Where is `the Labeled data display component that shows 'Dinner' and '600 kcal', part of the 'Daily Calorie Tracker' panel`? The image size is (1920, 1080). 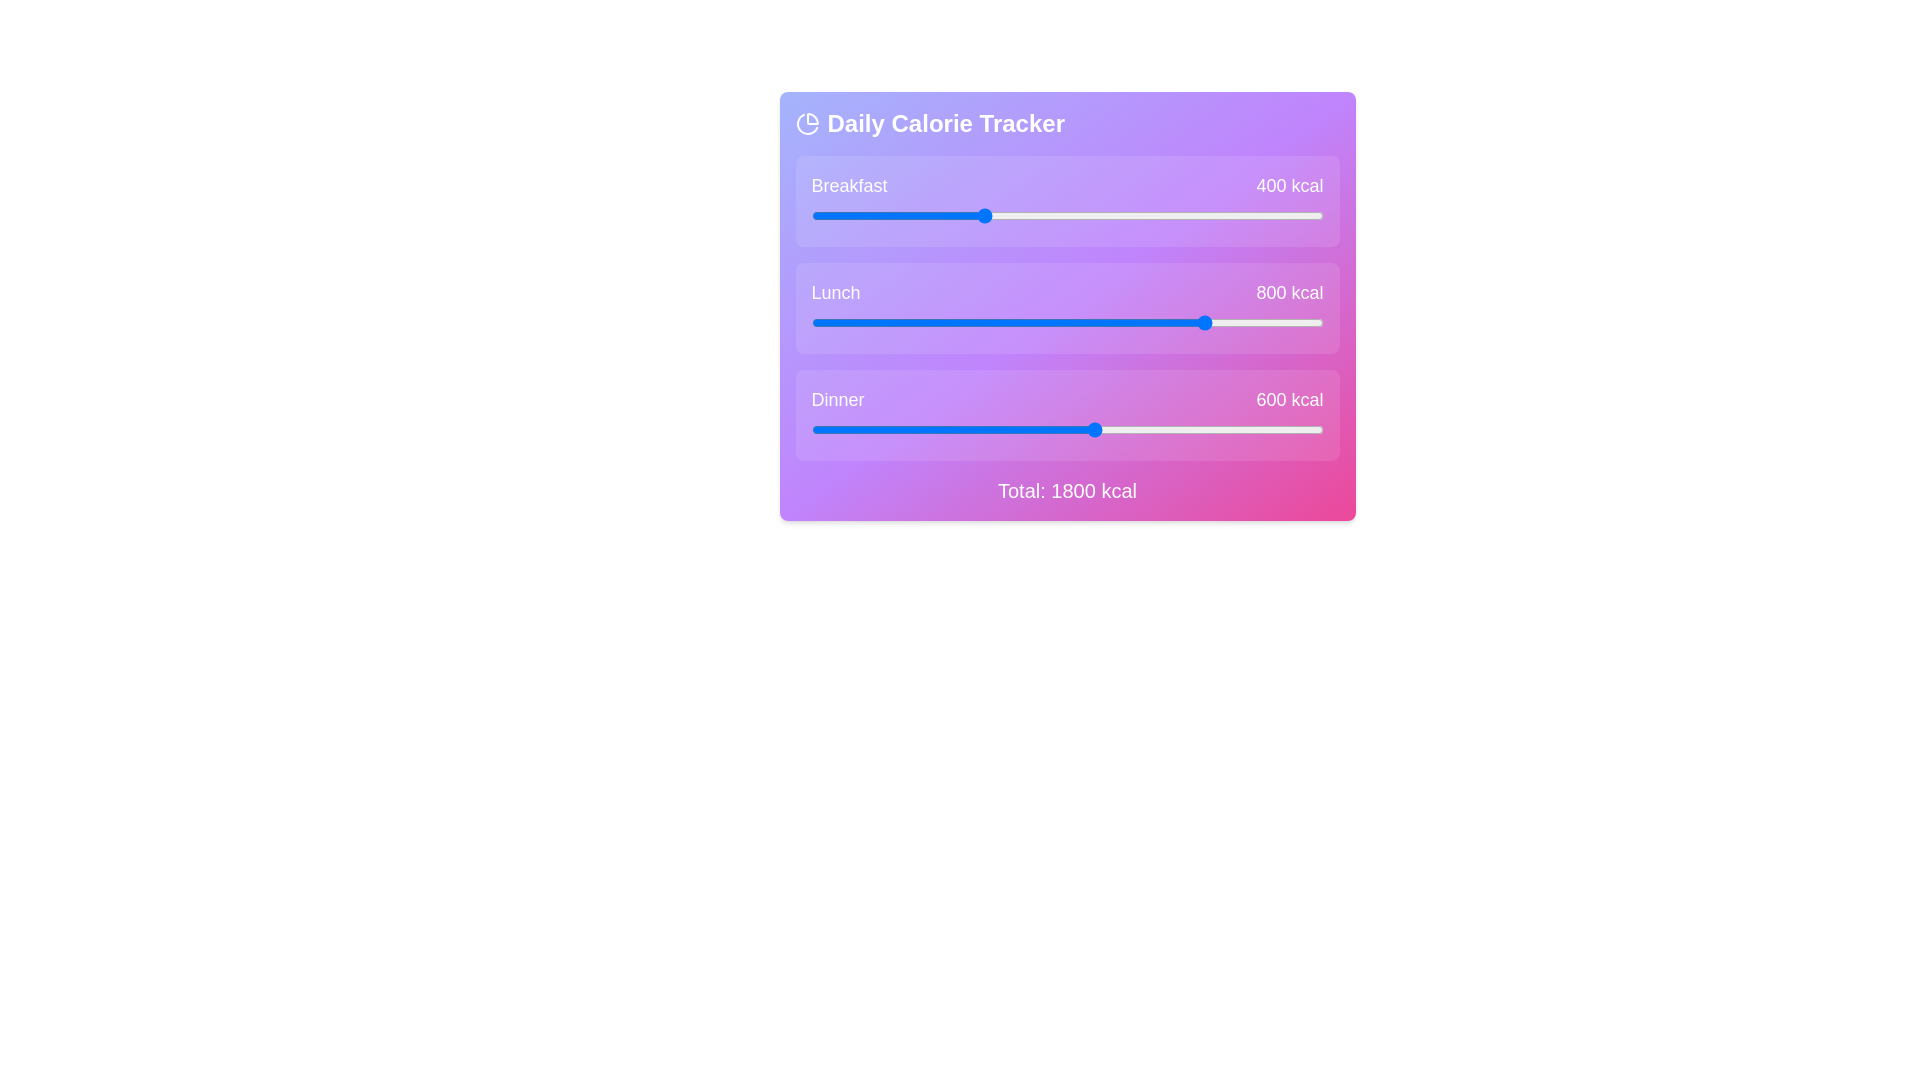
the Labeled data display component that shows 'Dinner' and '600 kcal', part of the 'Daily Calorie Tracker' panel is located at coordinates (1066, 400).